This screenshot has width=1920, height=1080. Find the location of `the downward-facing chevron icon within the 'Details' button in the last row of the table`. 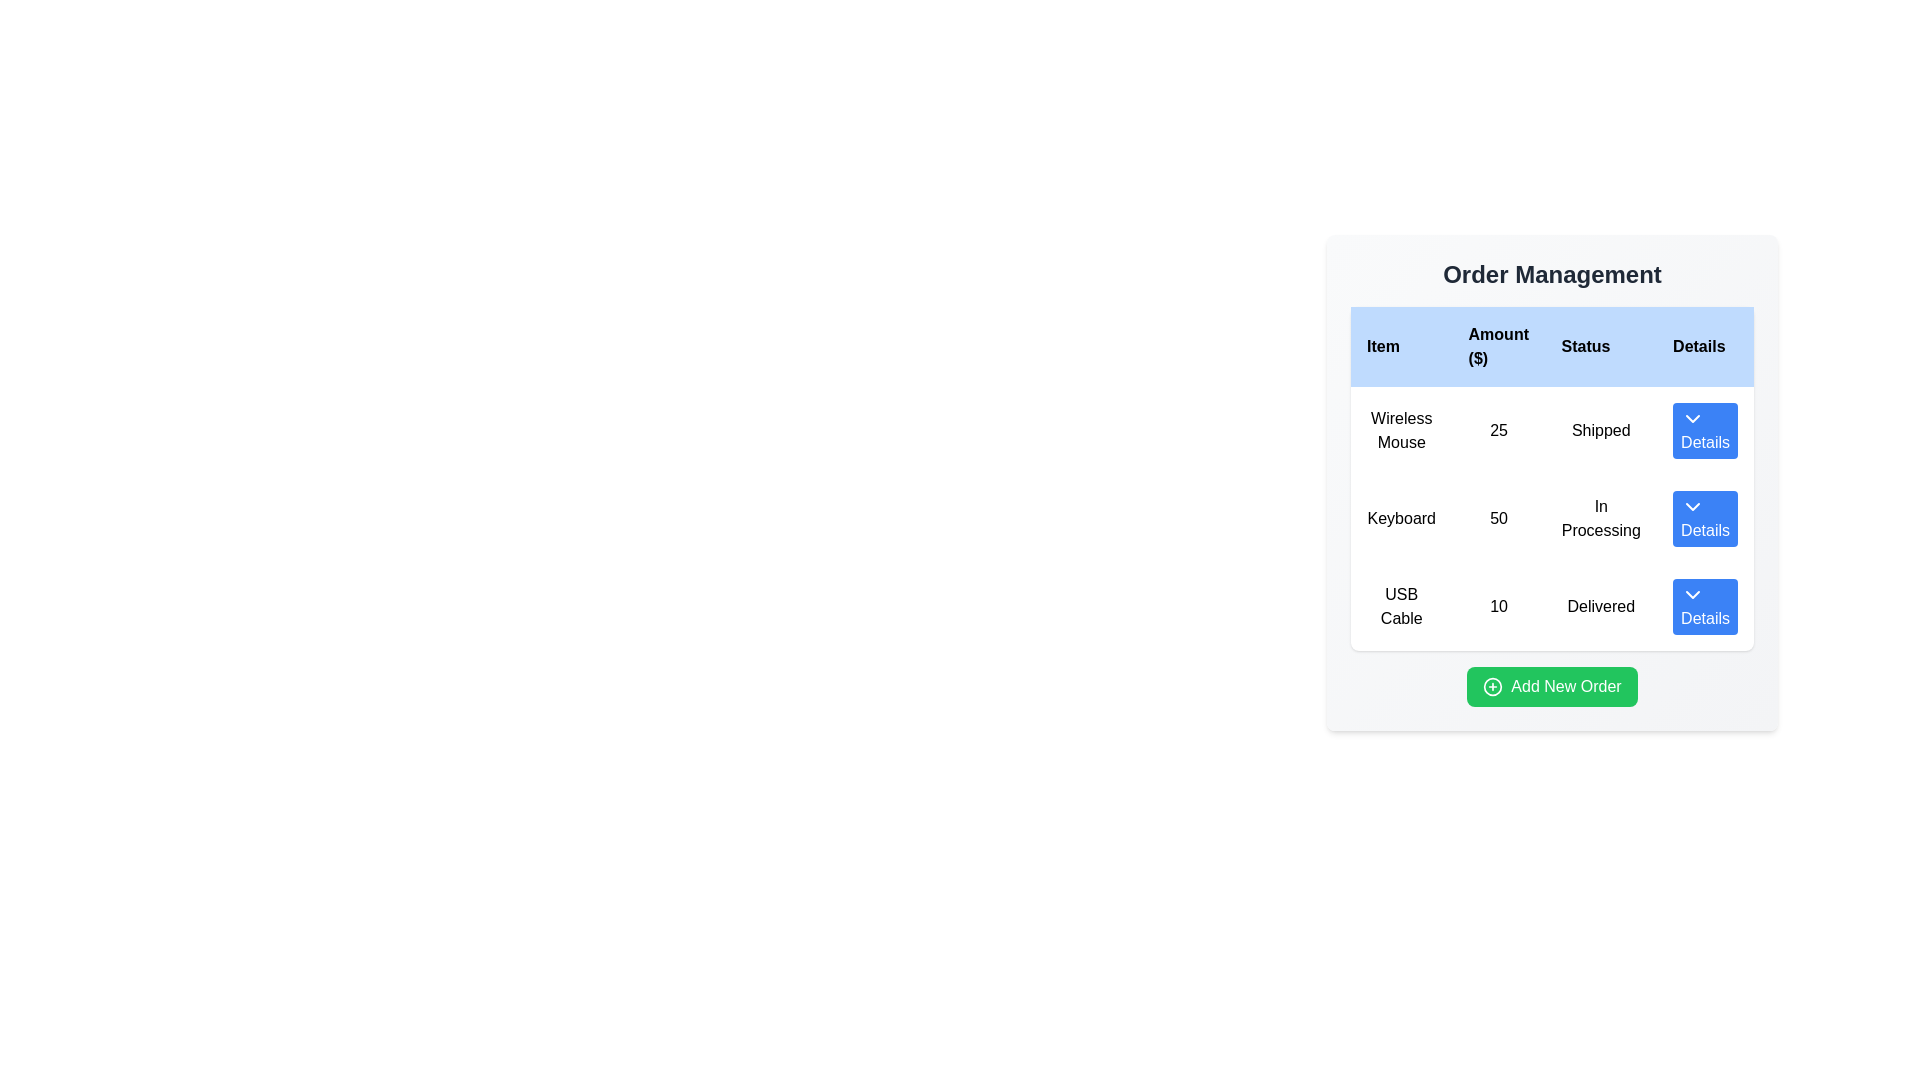

the downward-facing chevron icon within the 'Details' button in the last row of the table is located at coordinates (1692, 593).